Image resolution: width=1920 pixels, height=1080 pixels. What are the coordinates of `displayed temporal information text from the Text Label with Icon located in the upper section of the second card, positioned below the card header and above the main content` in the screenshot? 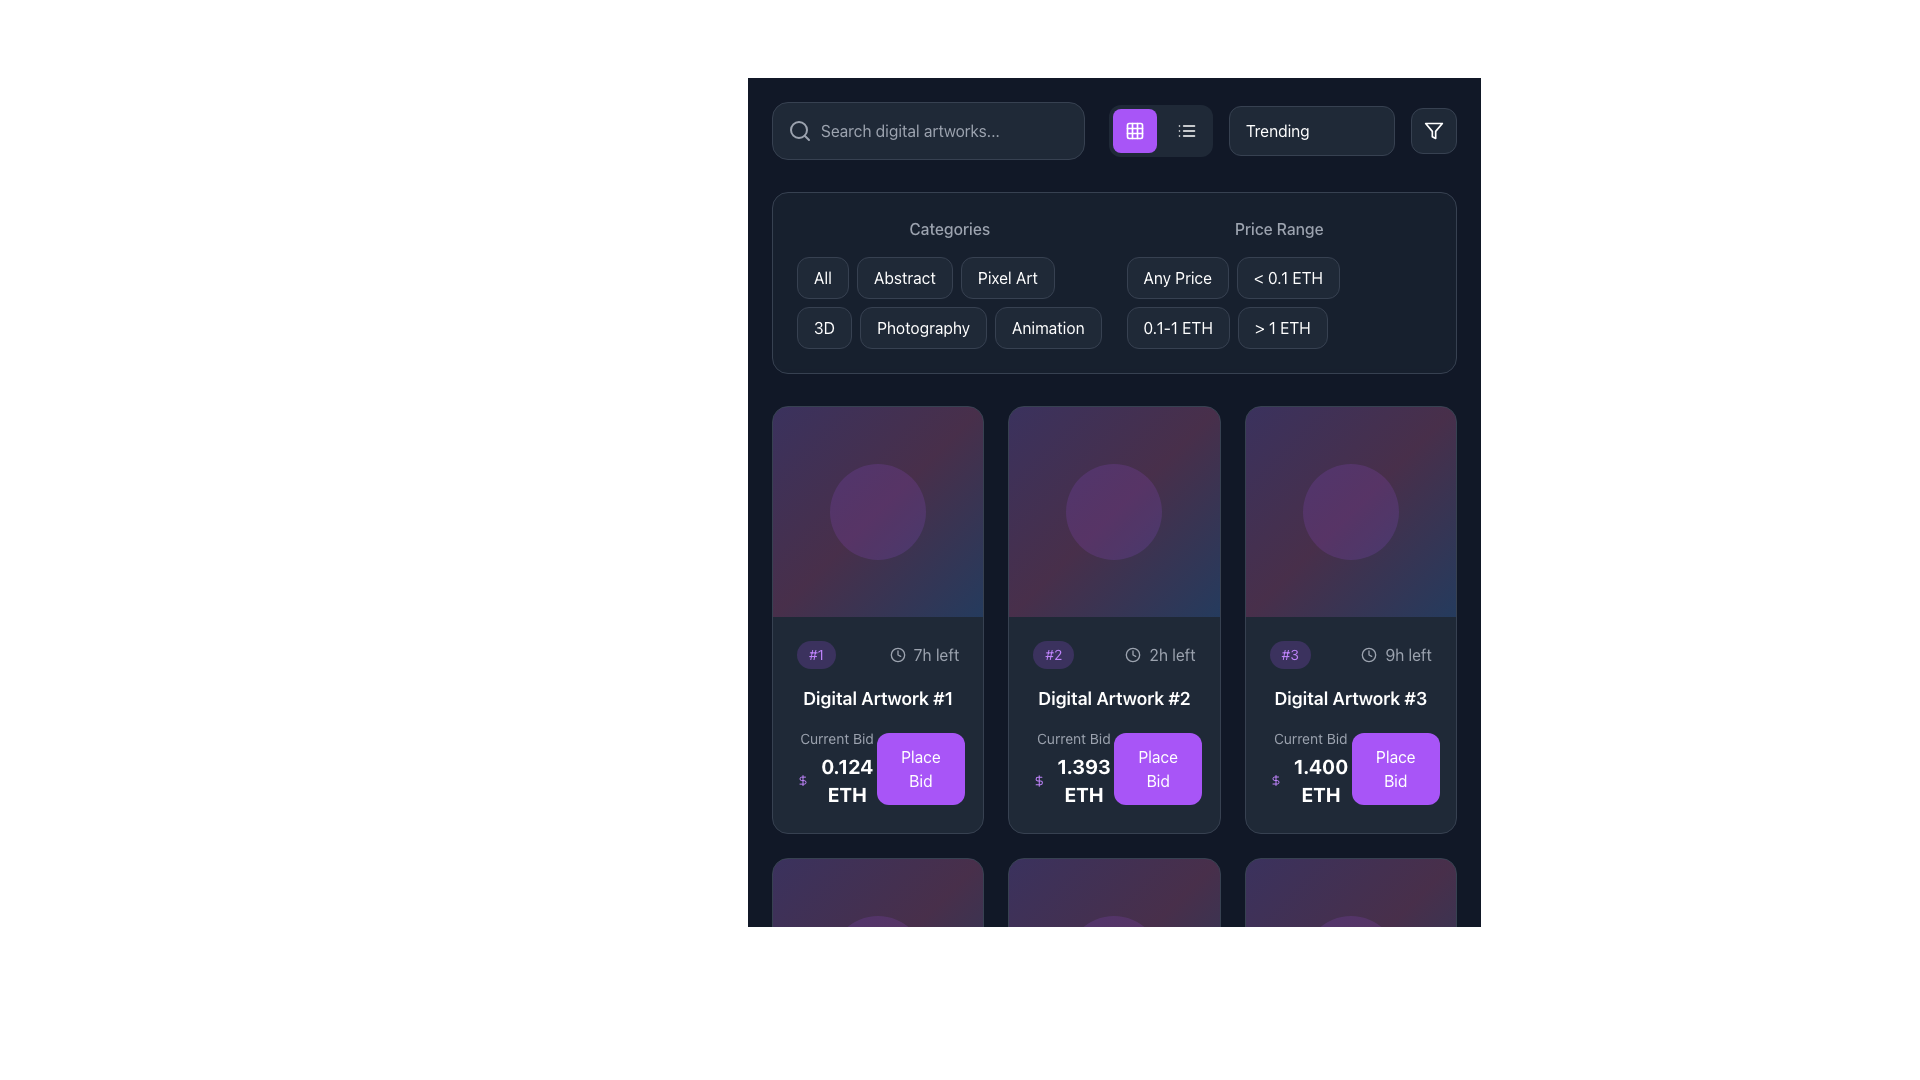 It's located at (1160, 655).